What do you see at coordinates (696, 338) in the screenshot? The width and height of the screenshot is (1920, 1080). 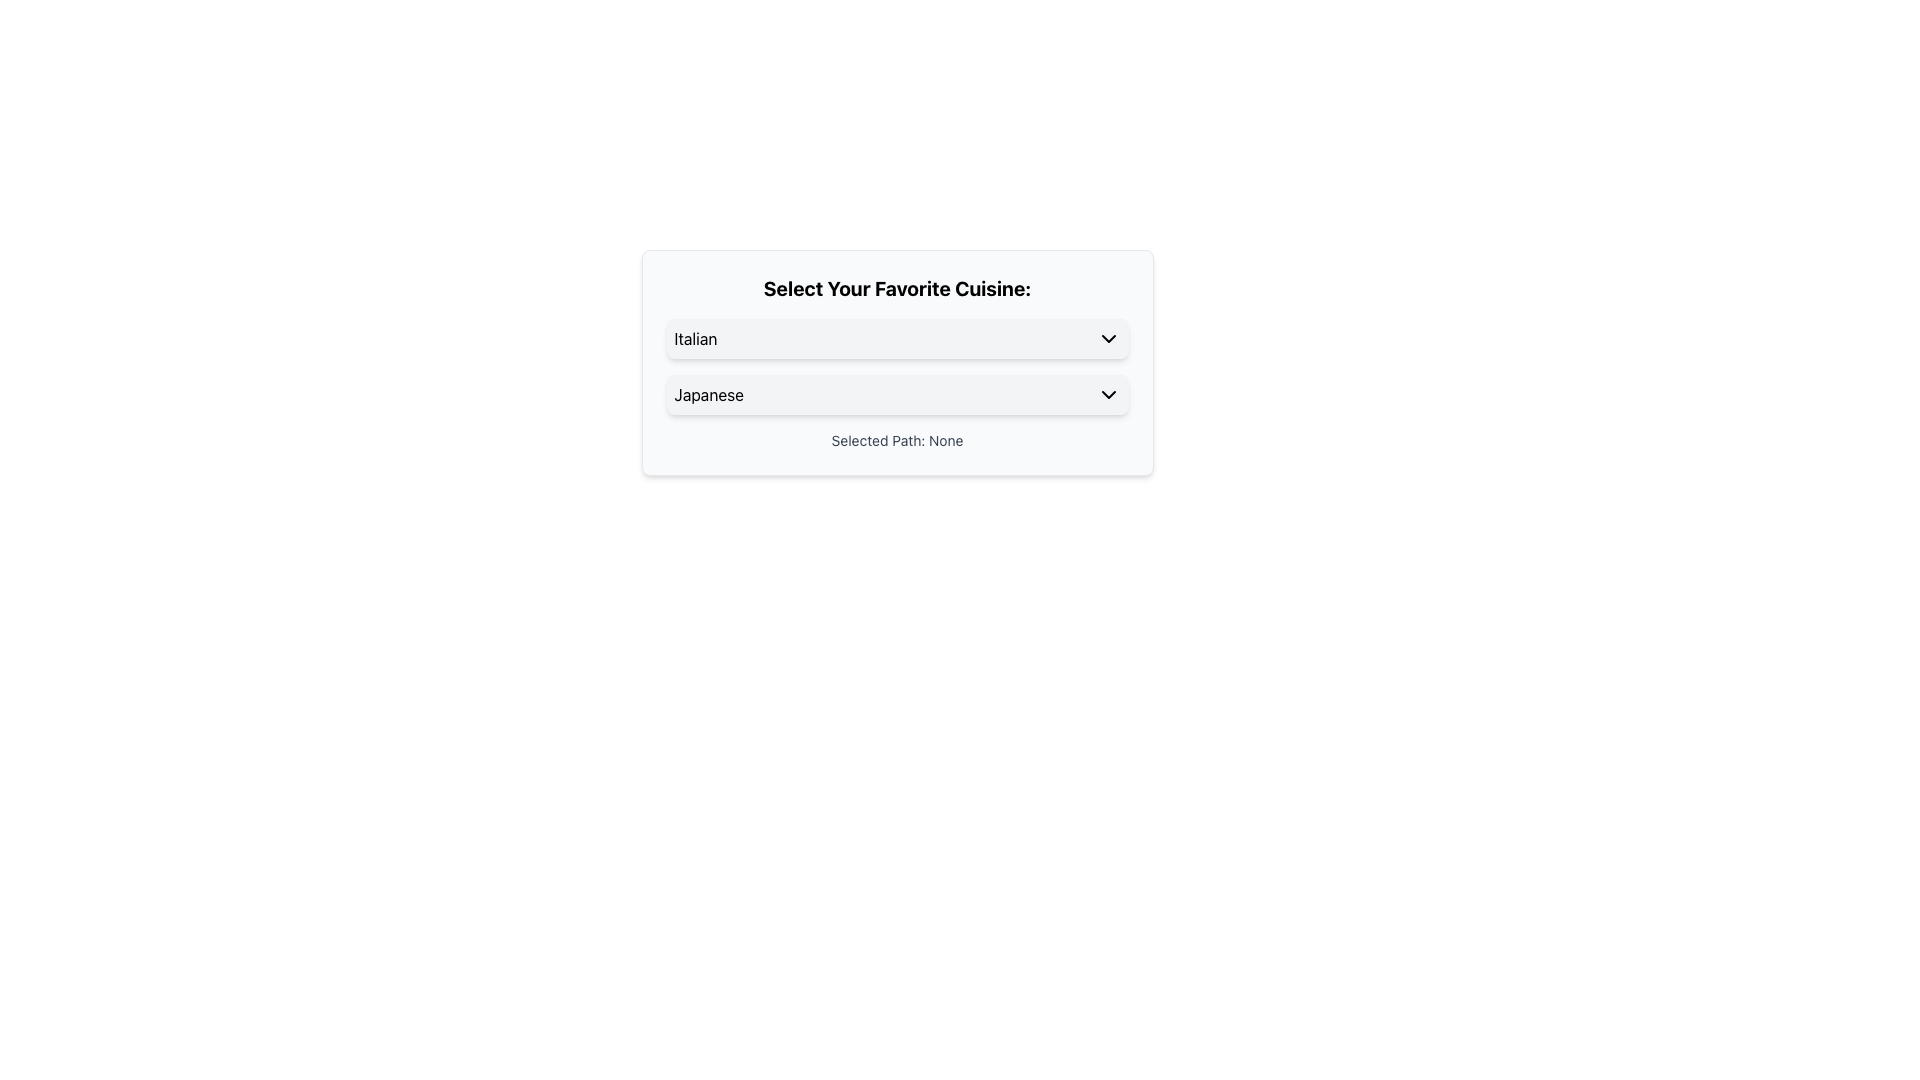 I see `the text 'Italian' in the dropdown menu` at bounding box center [696, 338].